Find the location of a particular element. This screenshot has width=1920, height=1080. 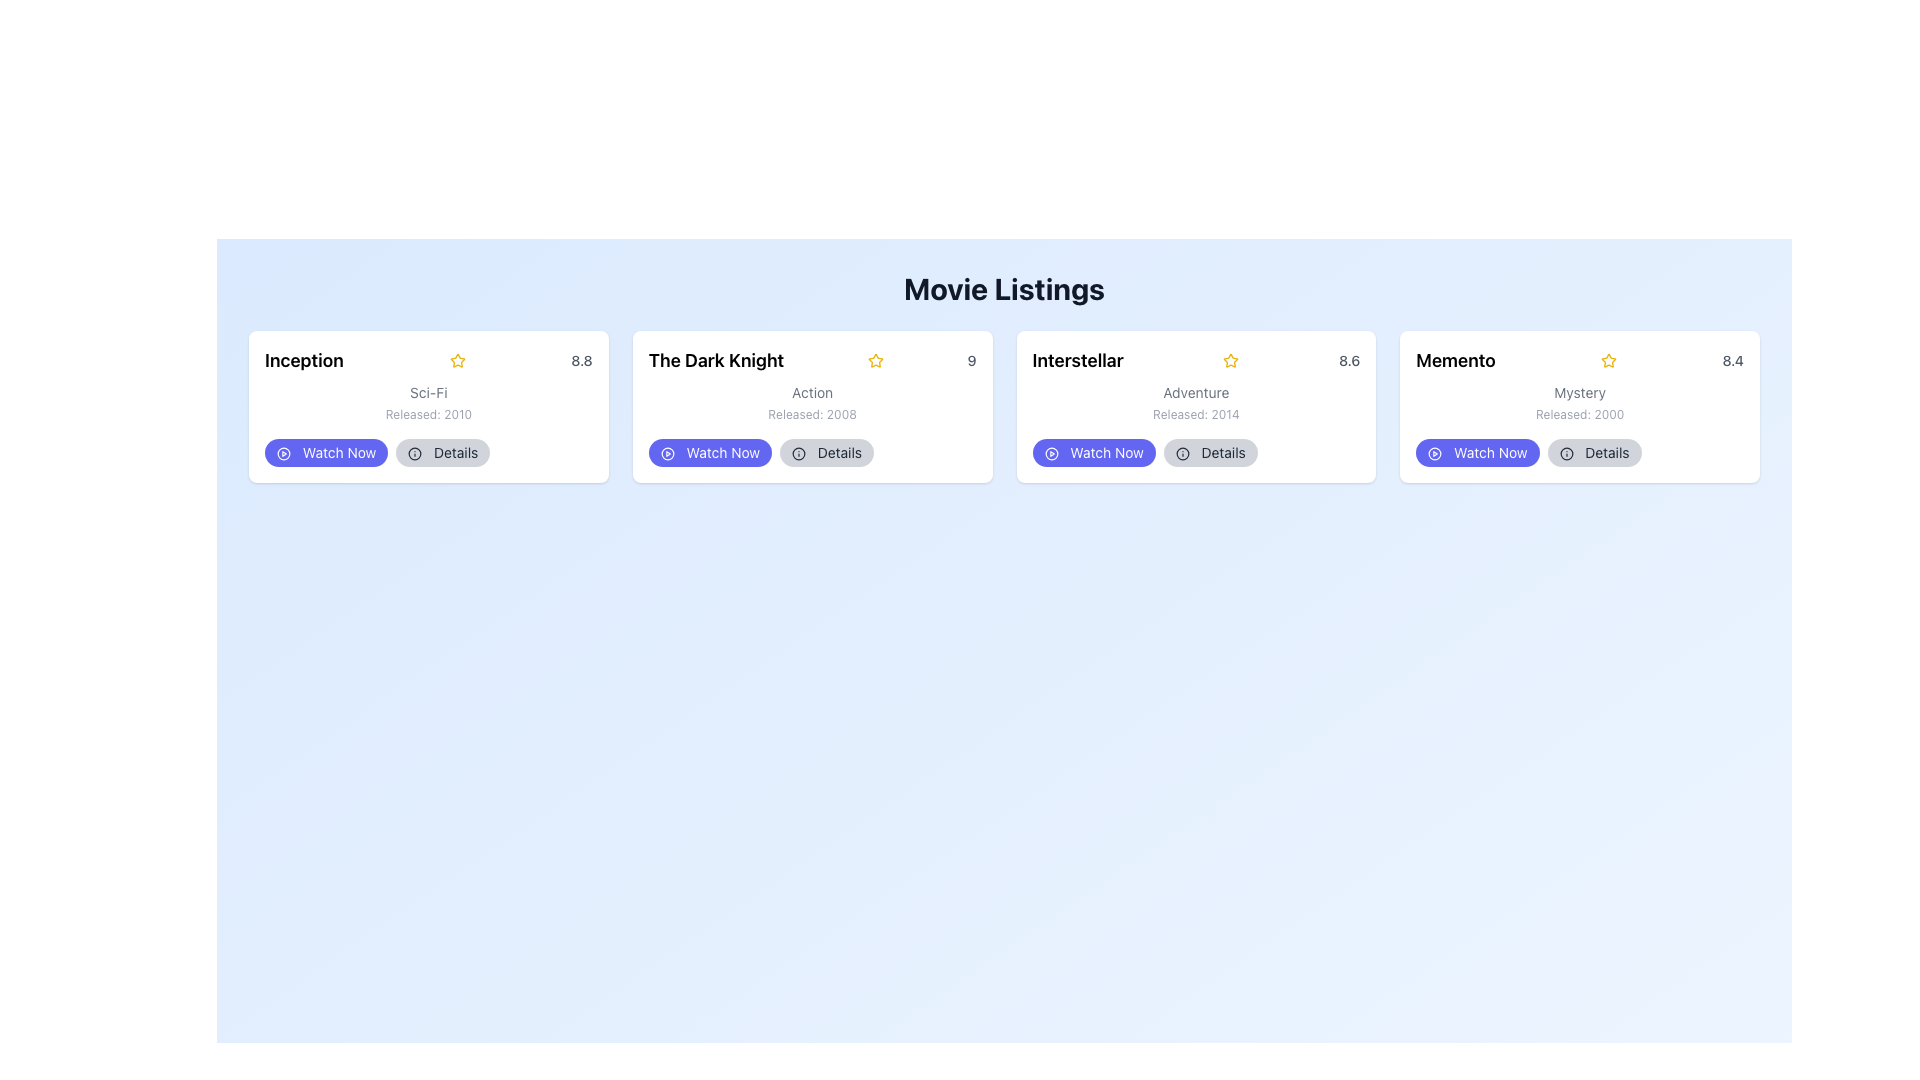

the 'Sci-Fi' text label located in the first movie card (Inception), which is styled with a smaller font size and gray color, positioned directly below the rating '8.8' is located at coordinates (427, 393).